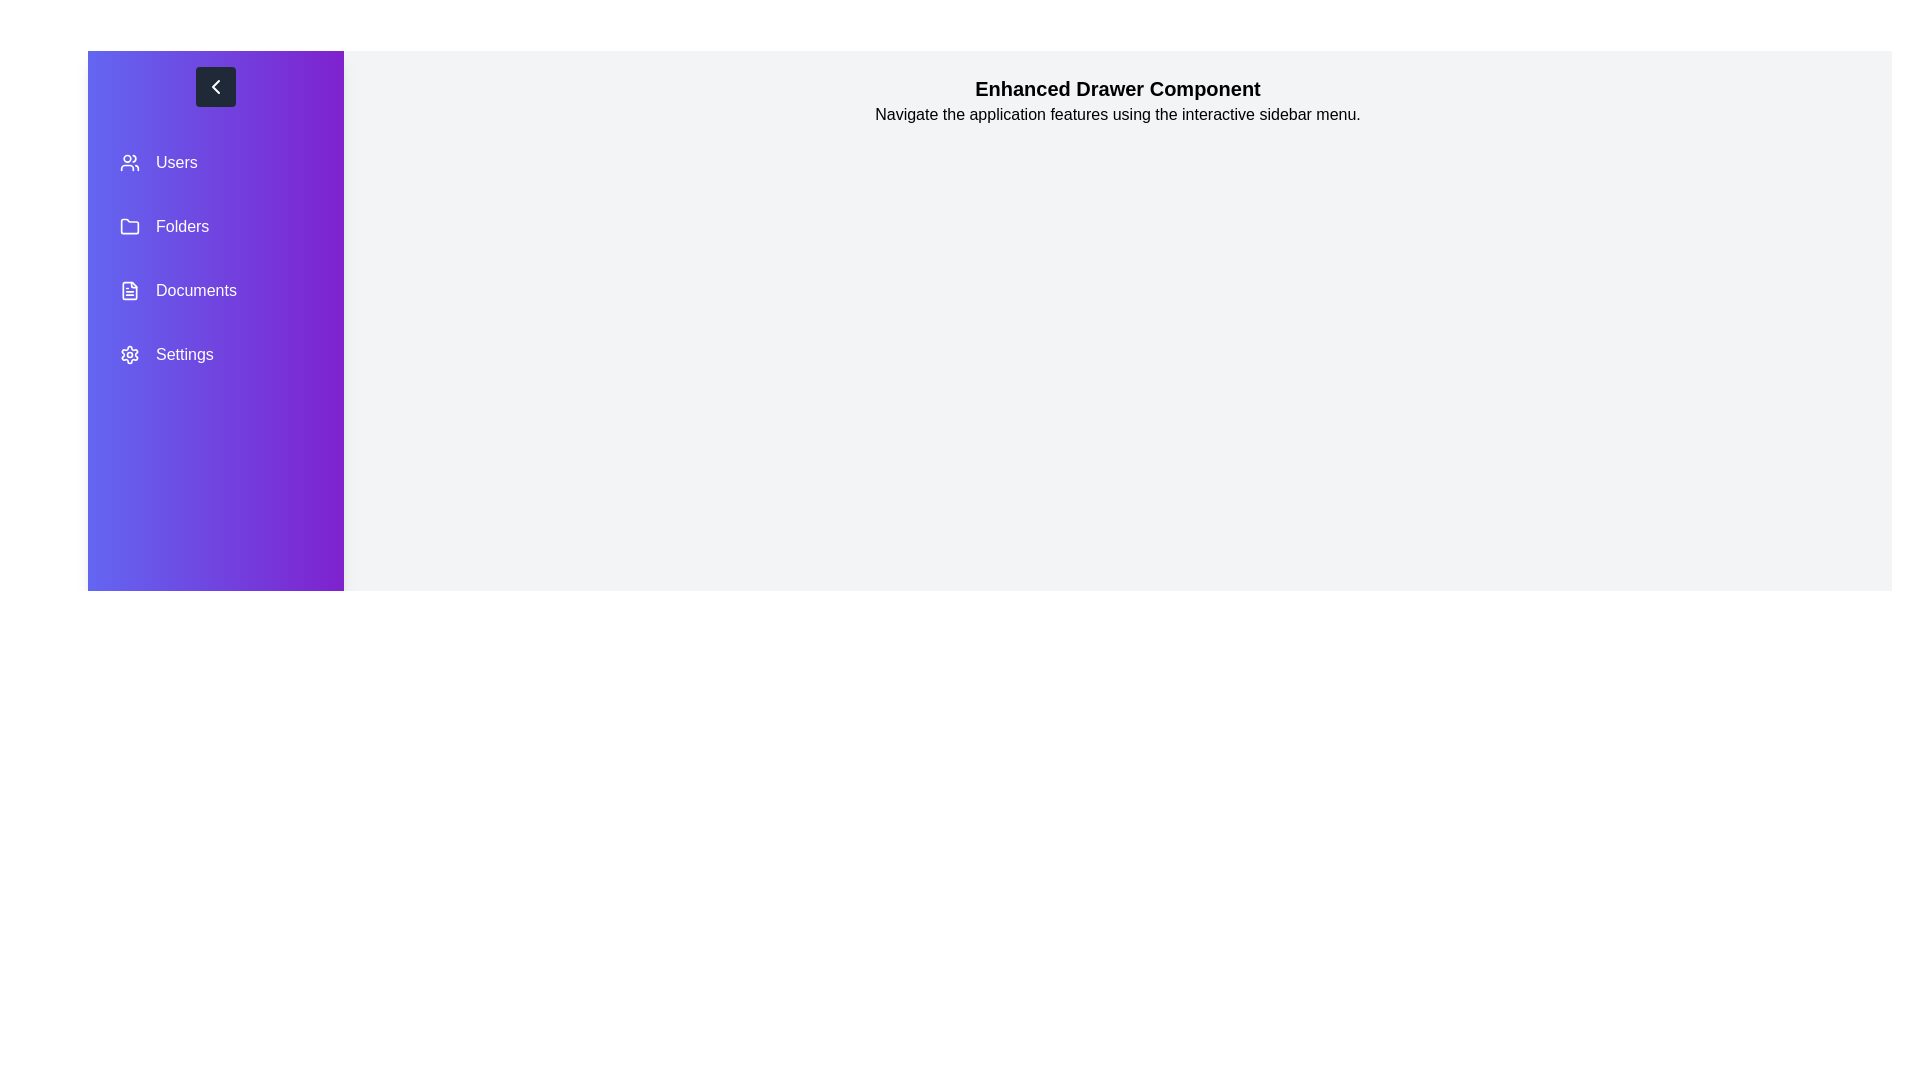 This screenshot has height=1080, width=1920. What do you see at coordinates (216, 290) in the screenshot?
I see `the menu item labeled Documents to observe the hover effect` at bounding box center [216, 290].